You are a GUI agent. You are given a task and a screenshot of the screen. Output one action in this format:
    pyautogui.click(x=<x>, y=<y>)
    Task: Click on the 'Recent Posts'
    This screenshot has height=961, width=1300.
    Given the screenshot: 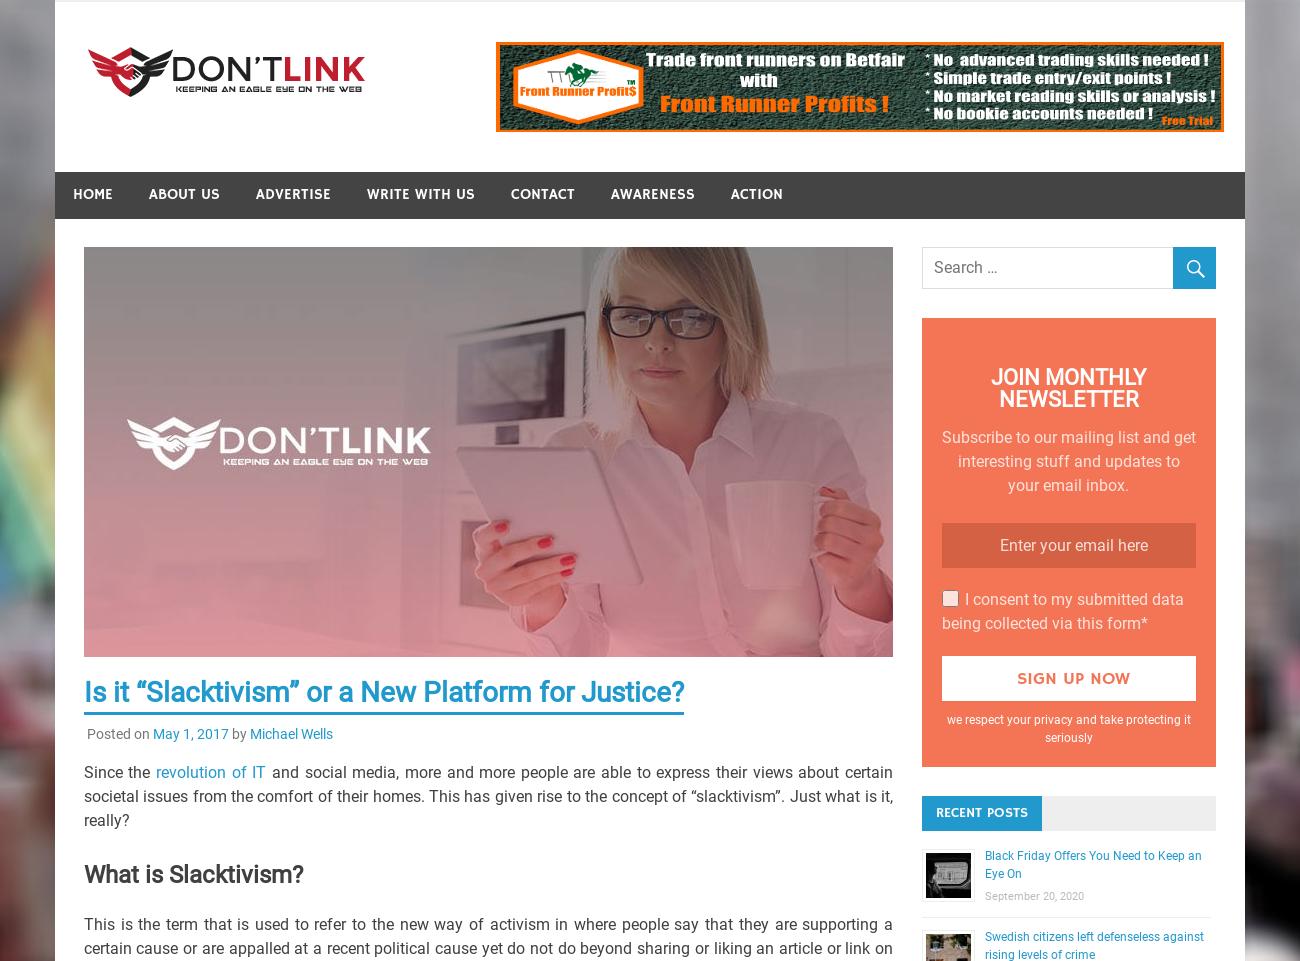 What is the action you would take?
    pyautogui.click(x=979, y=813)
    